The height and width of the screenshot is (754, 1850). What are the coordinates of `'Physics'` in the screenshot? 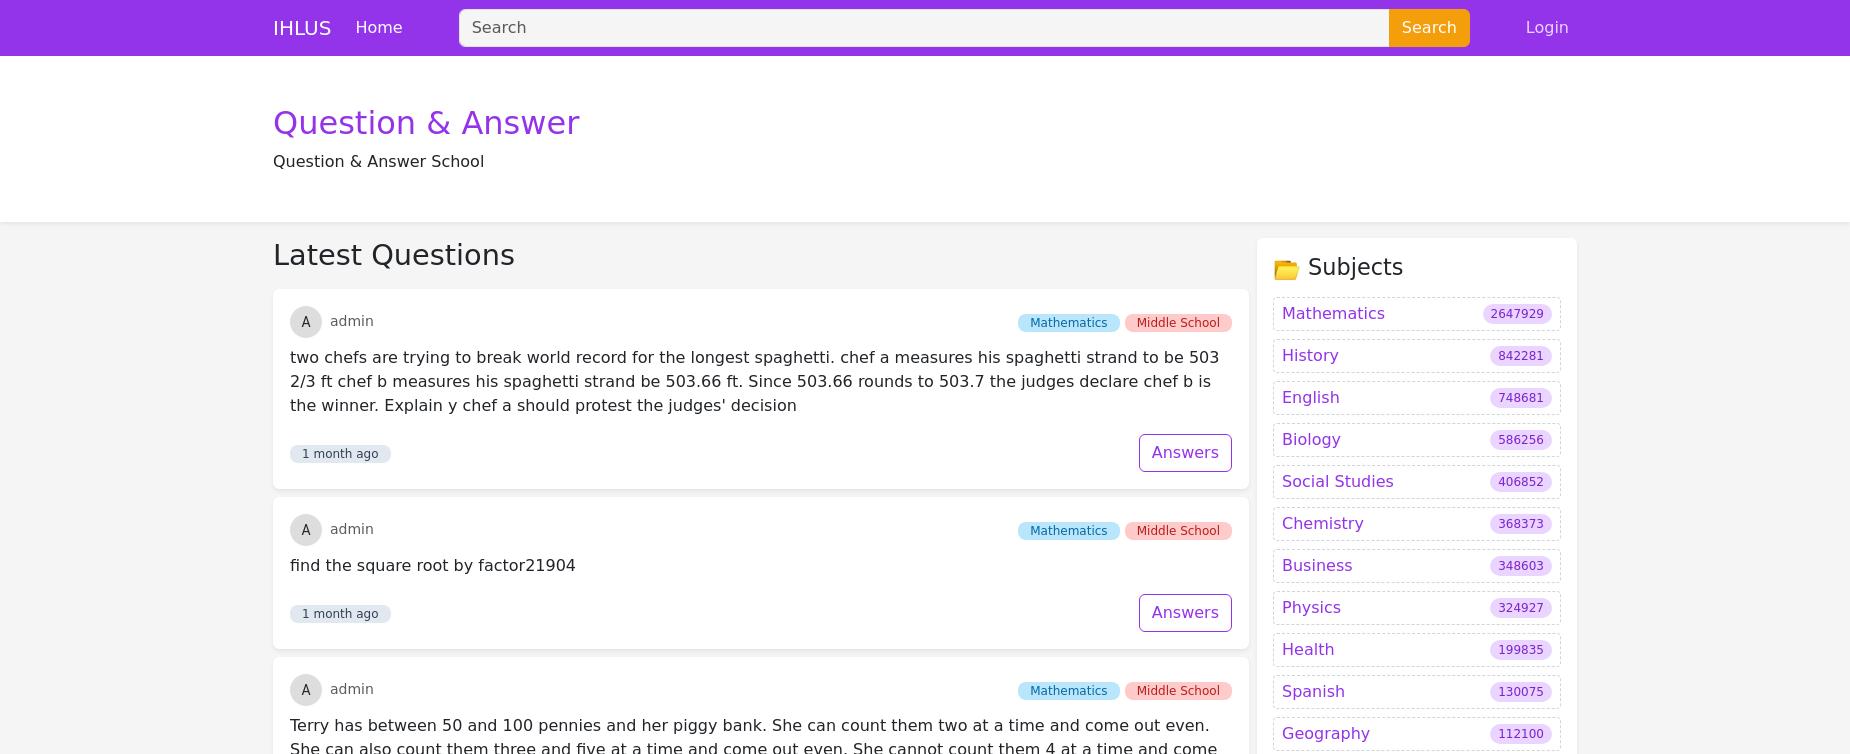 It's located at (1310, 395).